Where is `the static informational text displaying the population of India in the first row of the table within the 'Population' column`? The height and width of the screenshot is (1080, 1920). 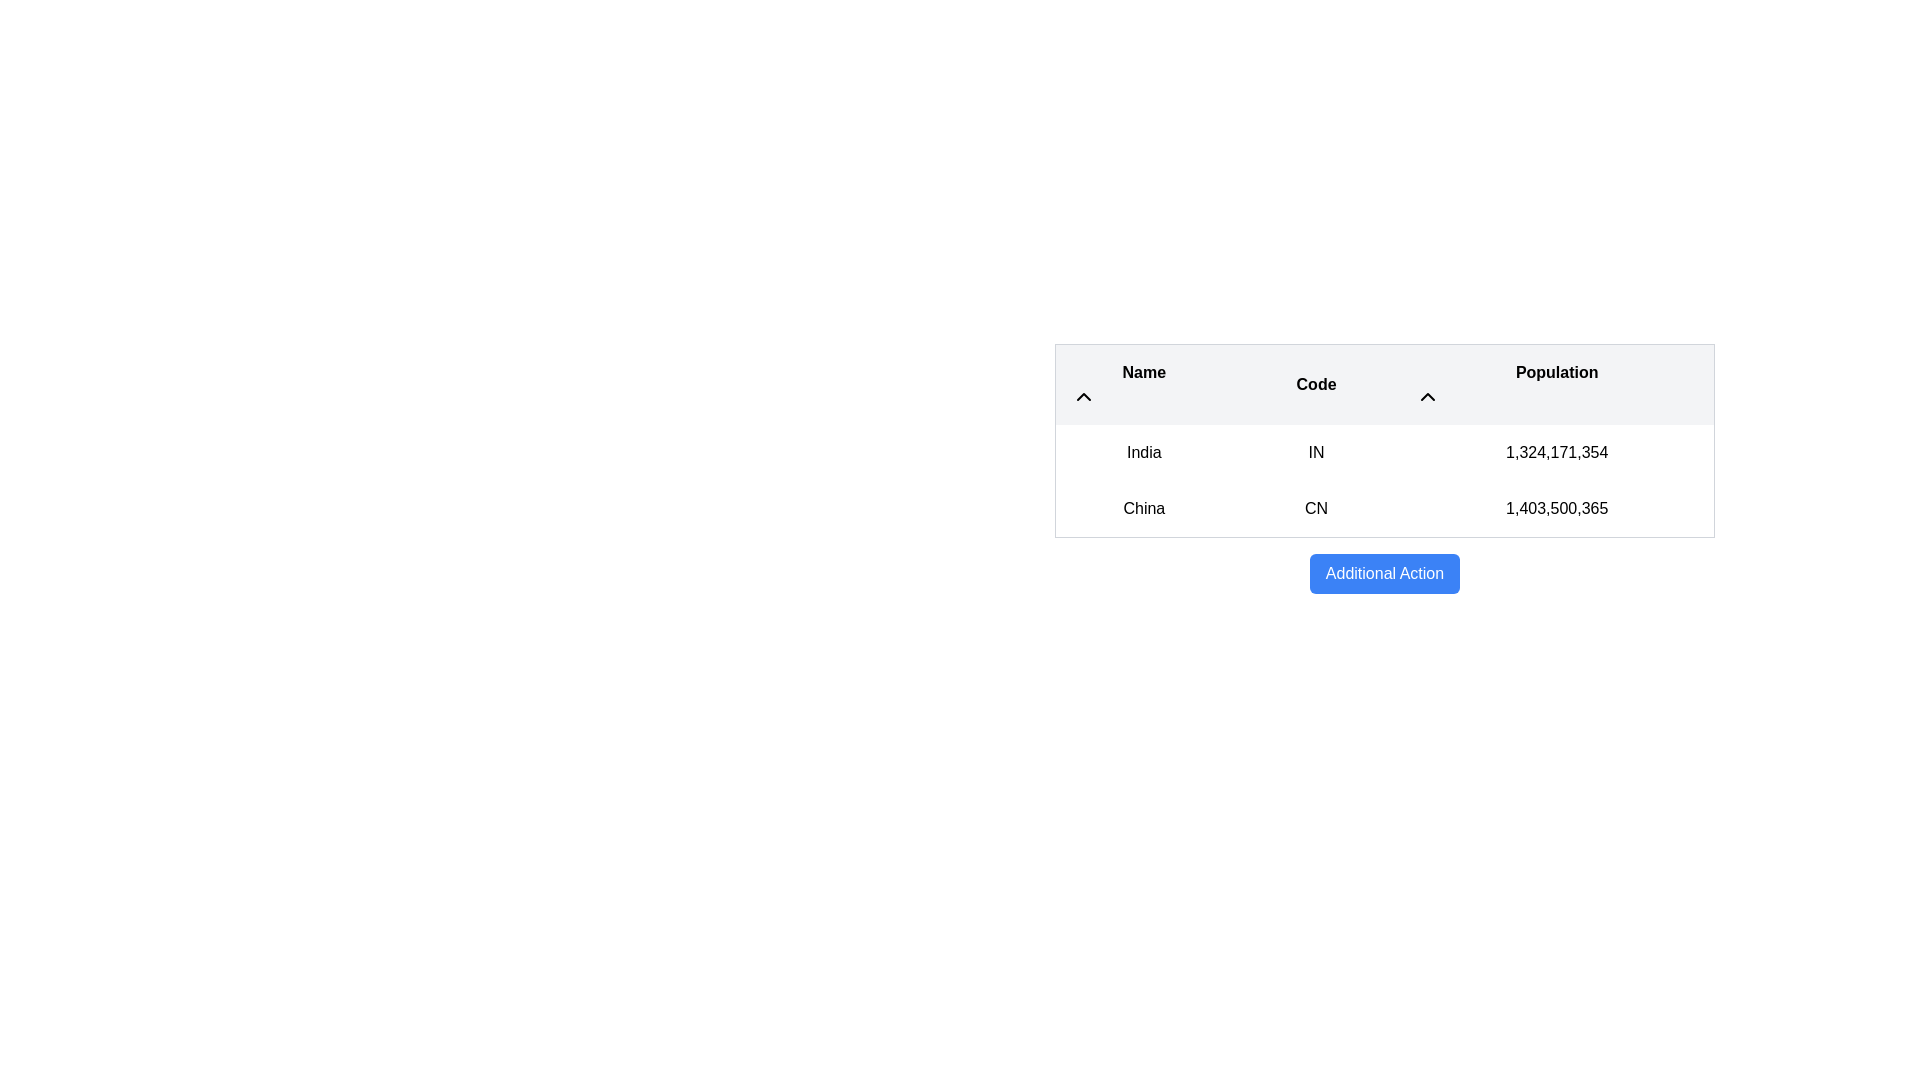 the static informational text displaying the population of India in the first row of the table within the 'Population' column is located at coordinates (1556, 452).